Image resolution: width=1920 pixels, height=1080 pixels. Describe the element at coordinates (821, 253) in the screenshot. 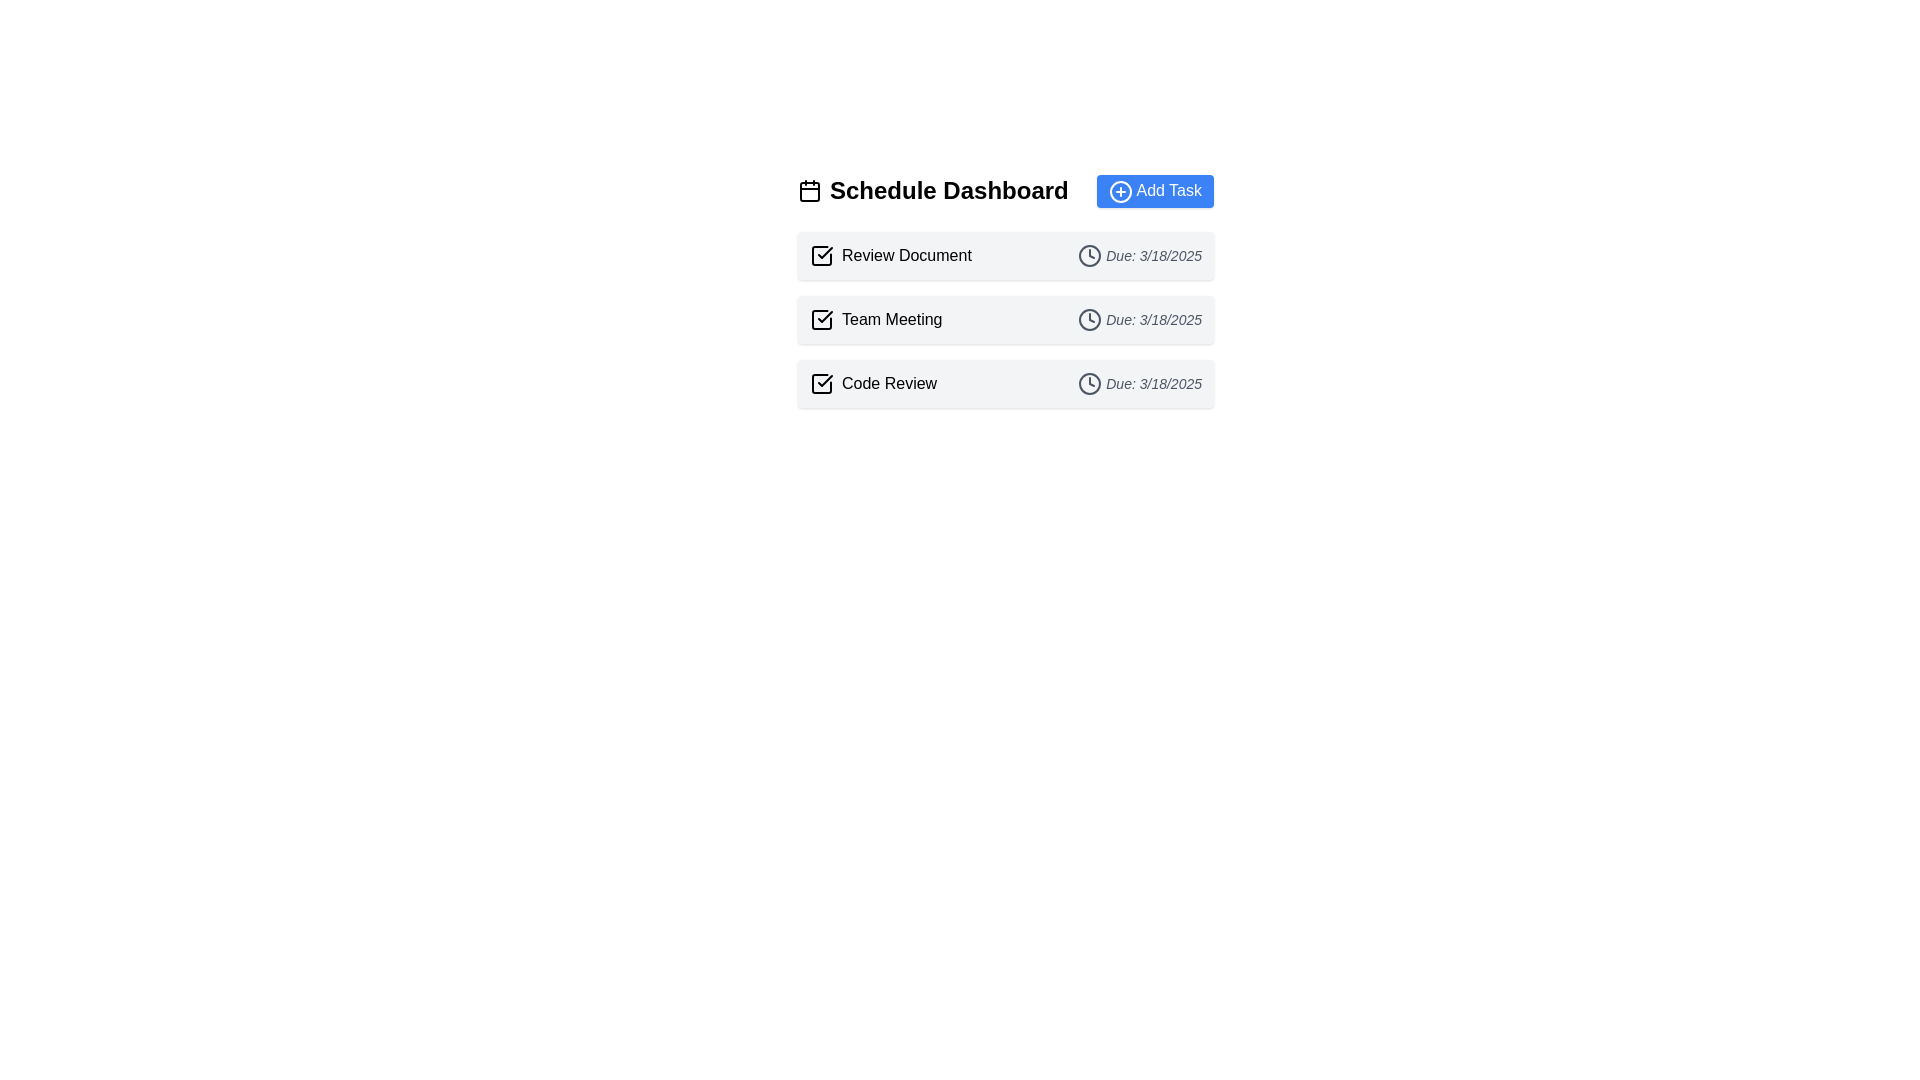

I see `the icon resembling a square with a check mark inside it, located to the left of the text 'Review Document', indicating a task marked as reviewed or completed` at that location.